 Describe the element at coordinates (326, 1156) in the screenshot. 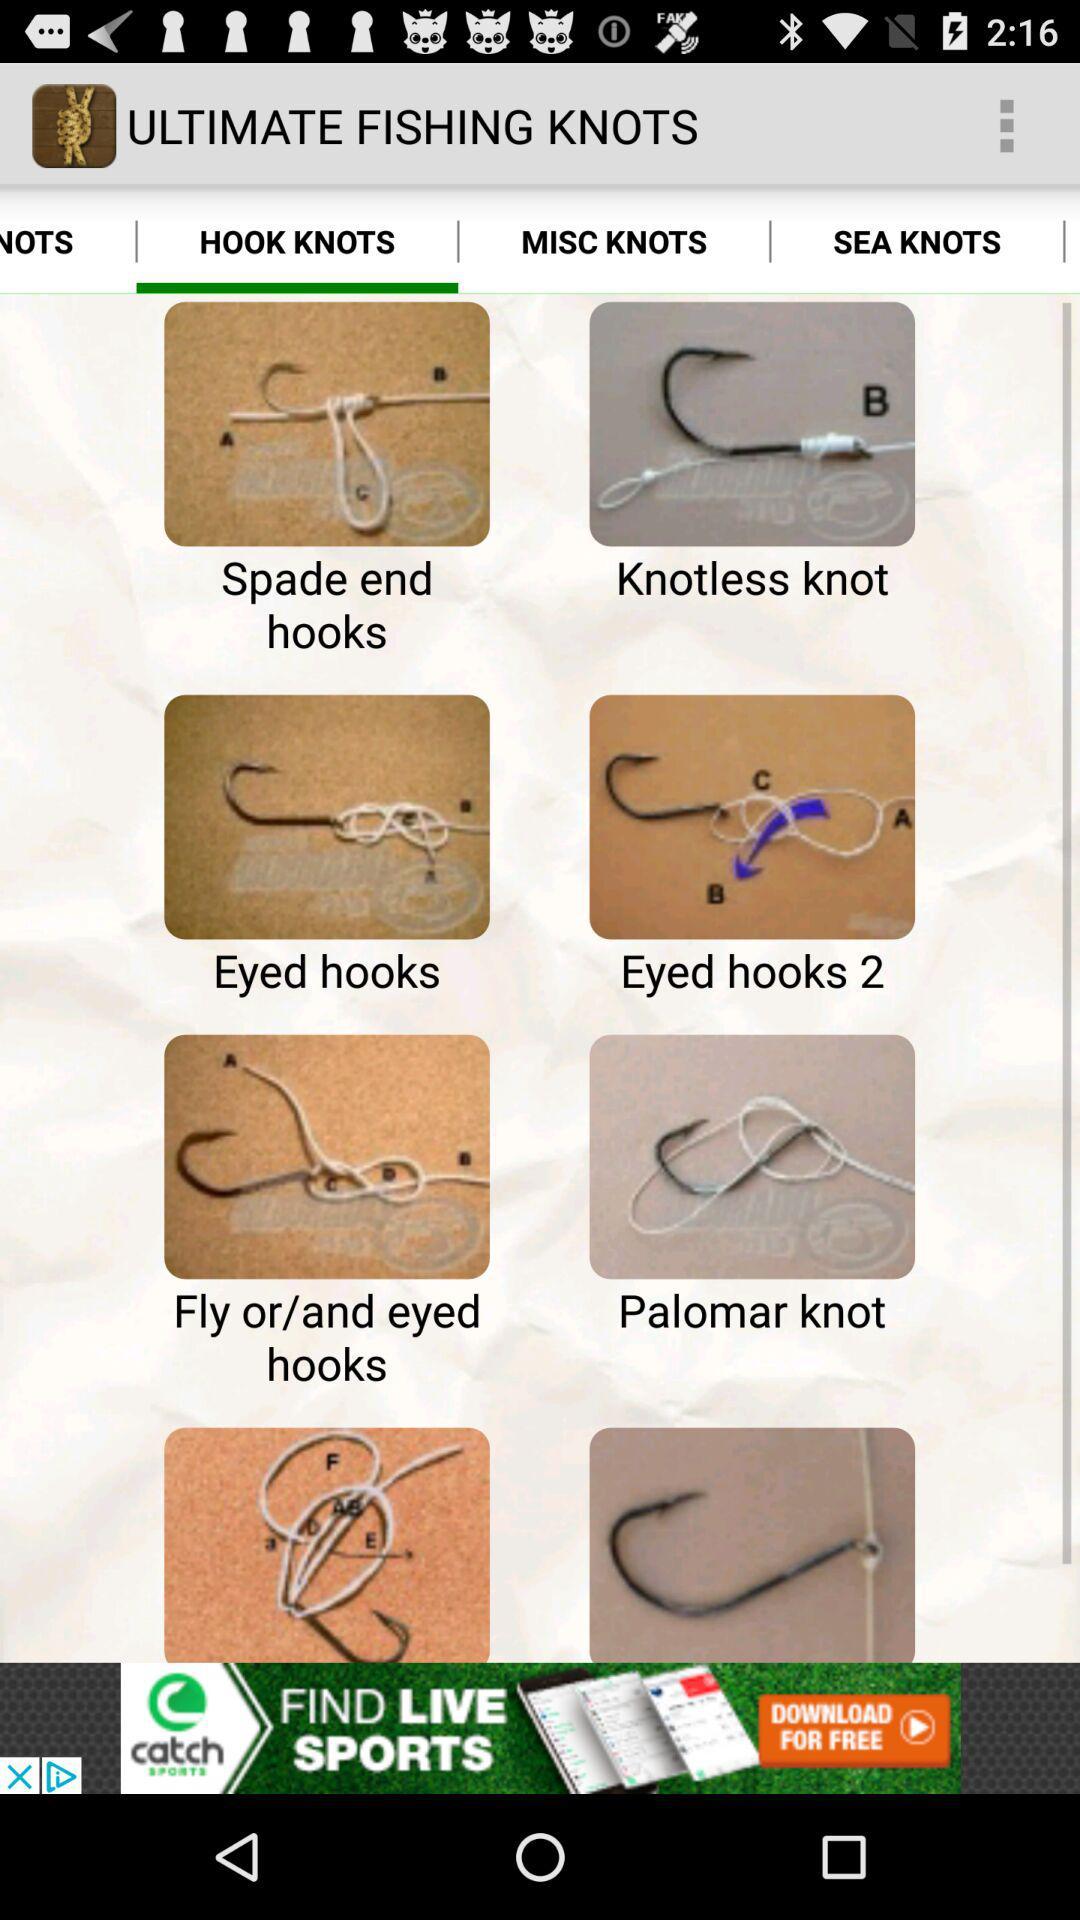

I see `picture pages` at that location.